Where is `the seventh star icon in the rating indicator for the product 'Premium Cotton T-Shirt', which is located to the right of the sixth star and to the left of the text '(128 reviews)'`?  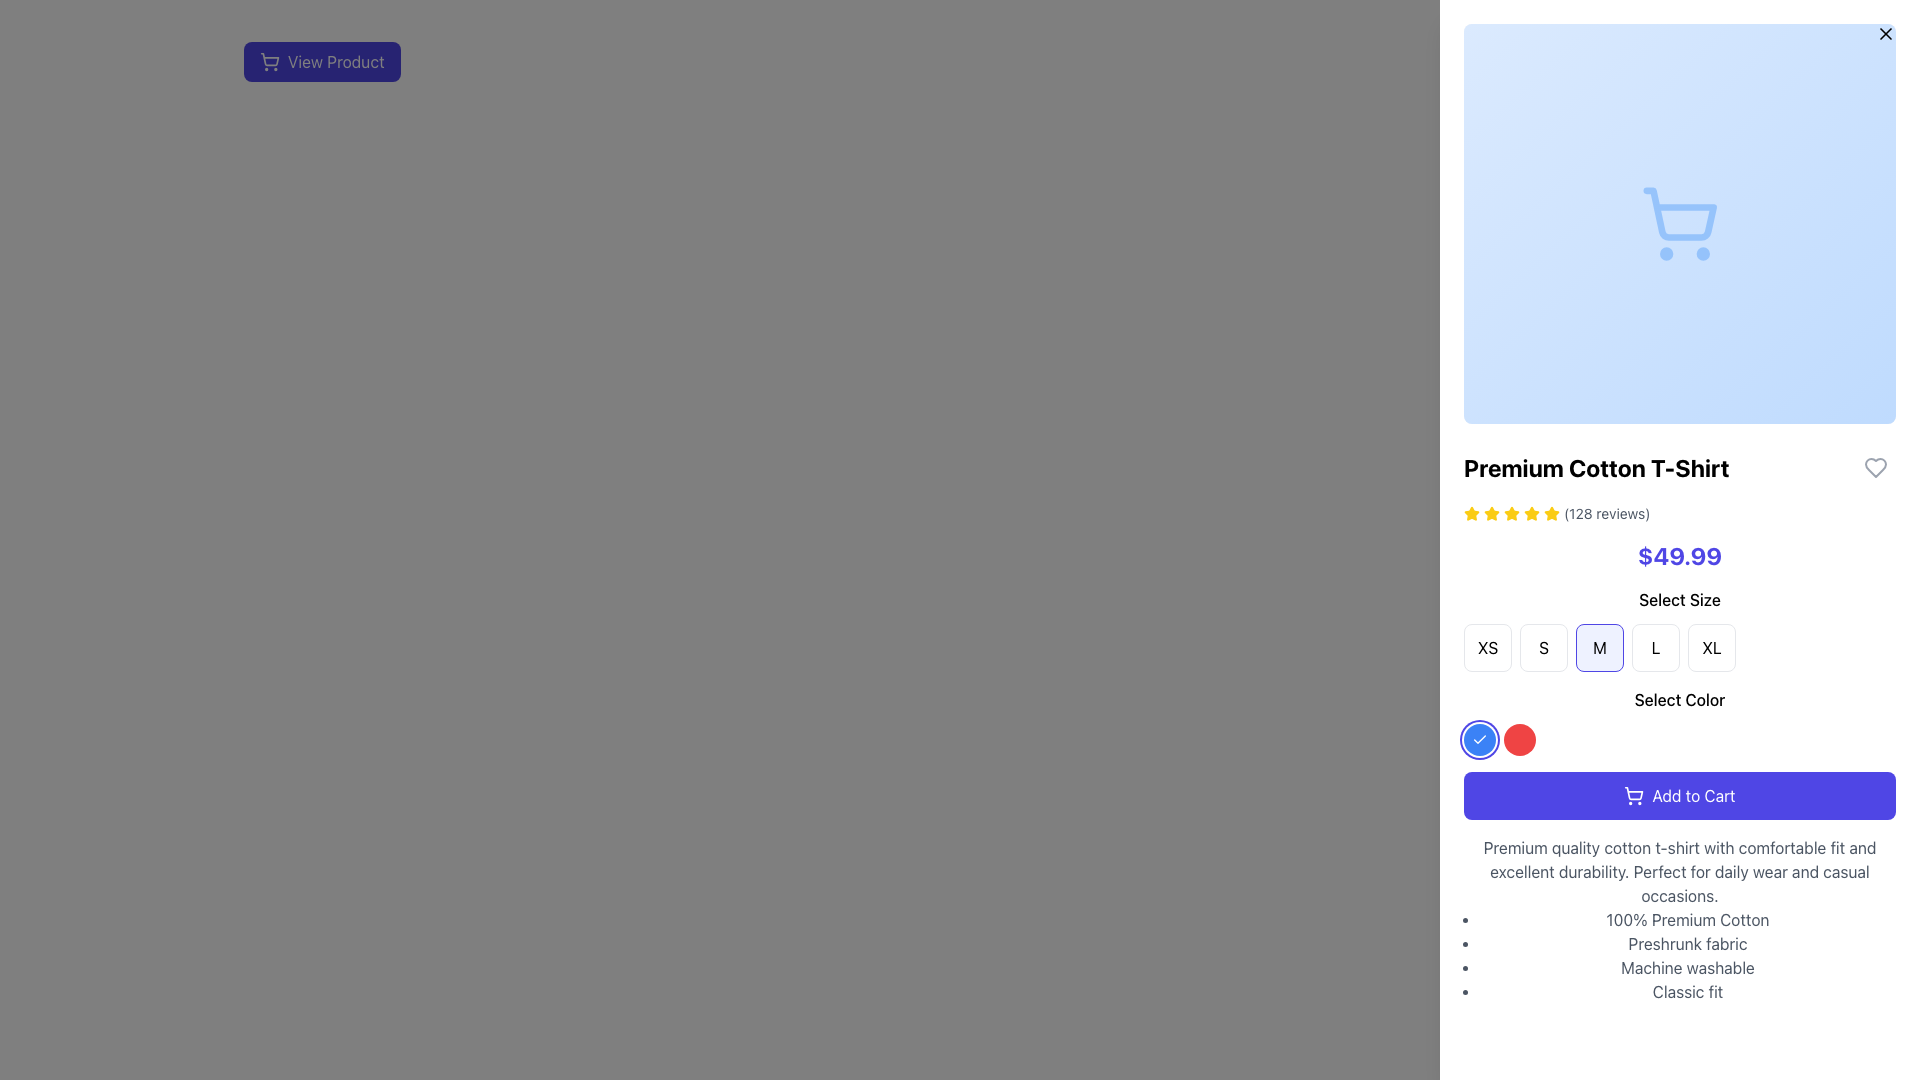 the seventh star icon in the rating indicator for the product 'Premium Cotton T-Shirt', which is located to the right of the sixth star and to the left of the text '(128 reviews)' is located at coordinates (1550, 512).